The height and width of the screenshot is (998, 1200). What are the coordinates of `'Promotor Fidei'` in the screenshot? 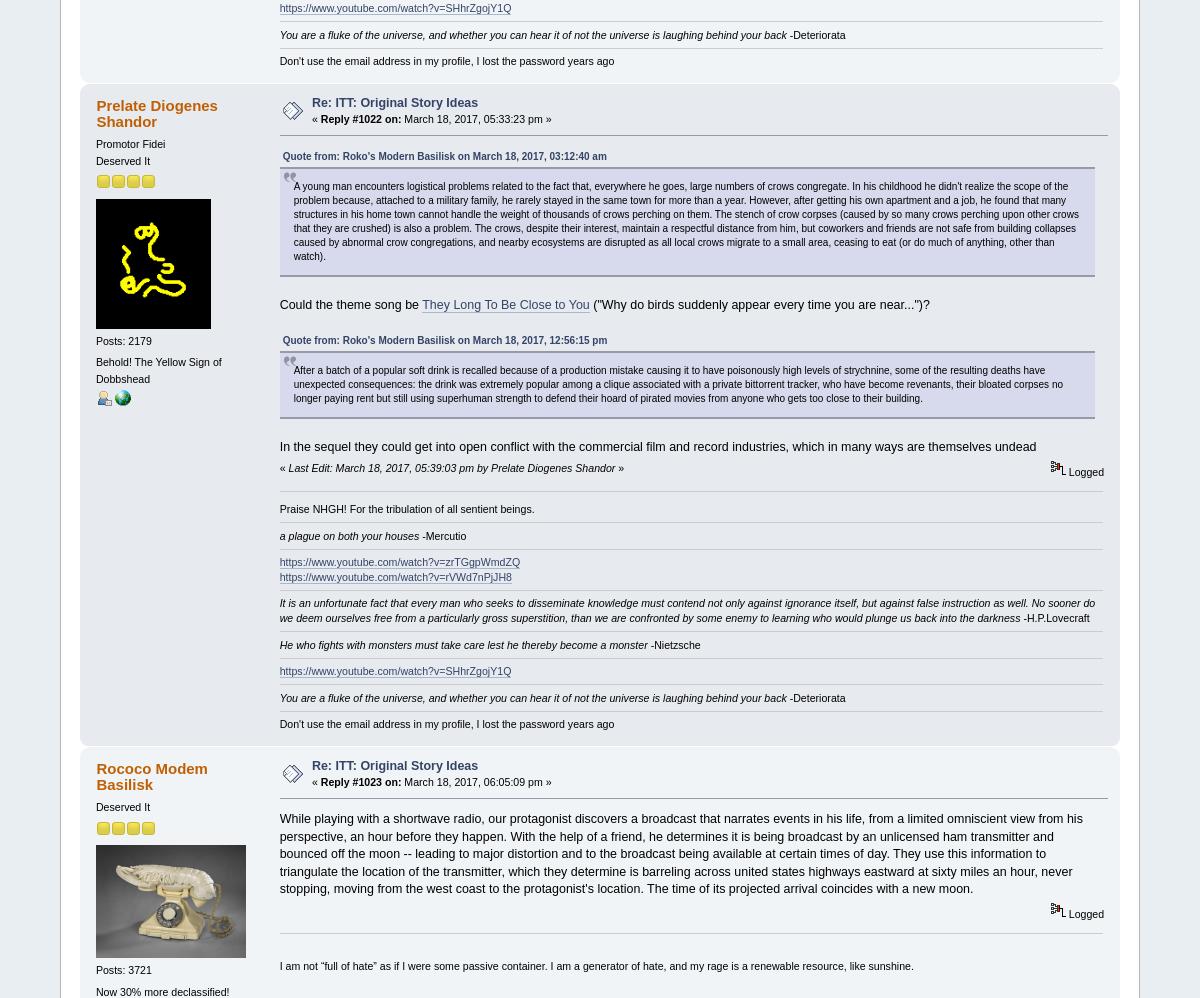 It's located at (95, 144).